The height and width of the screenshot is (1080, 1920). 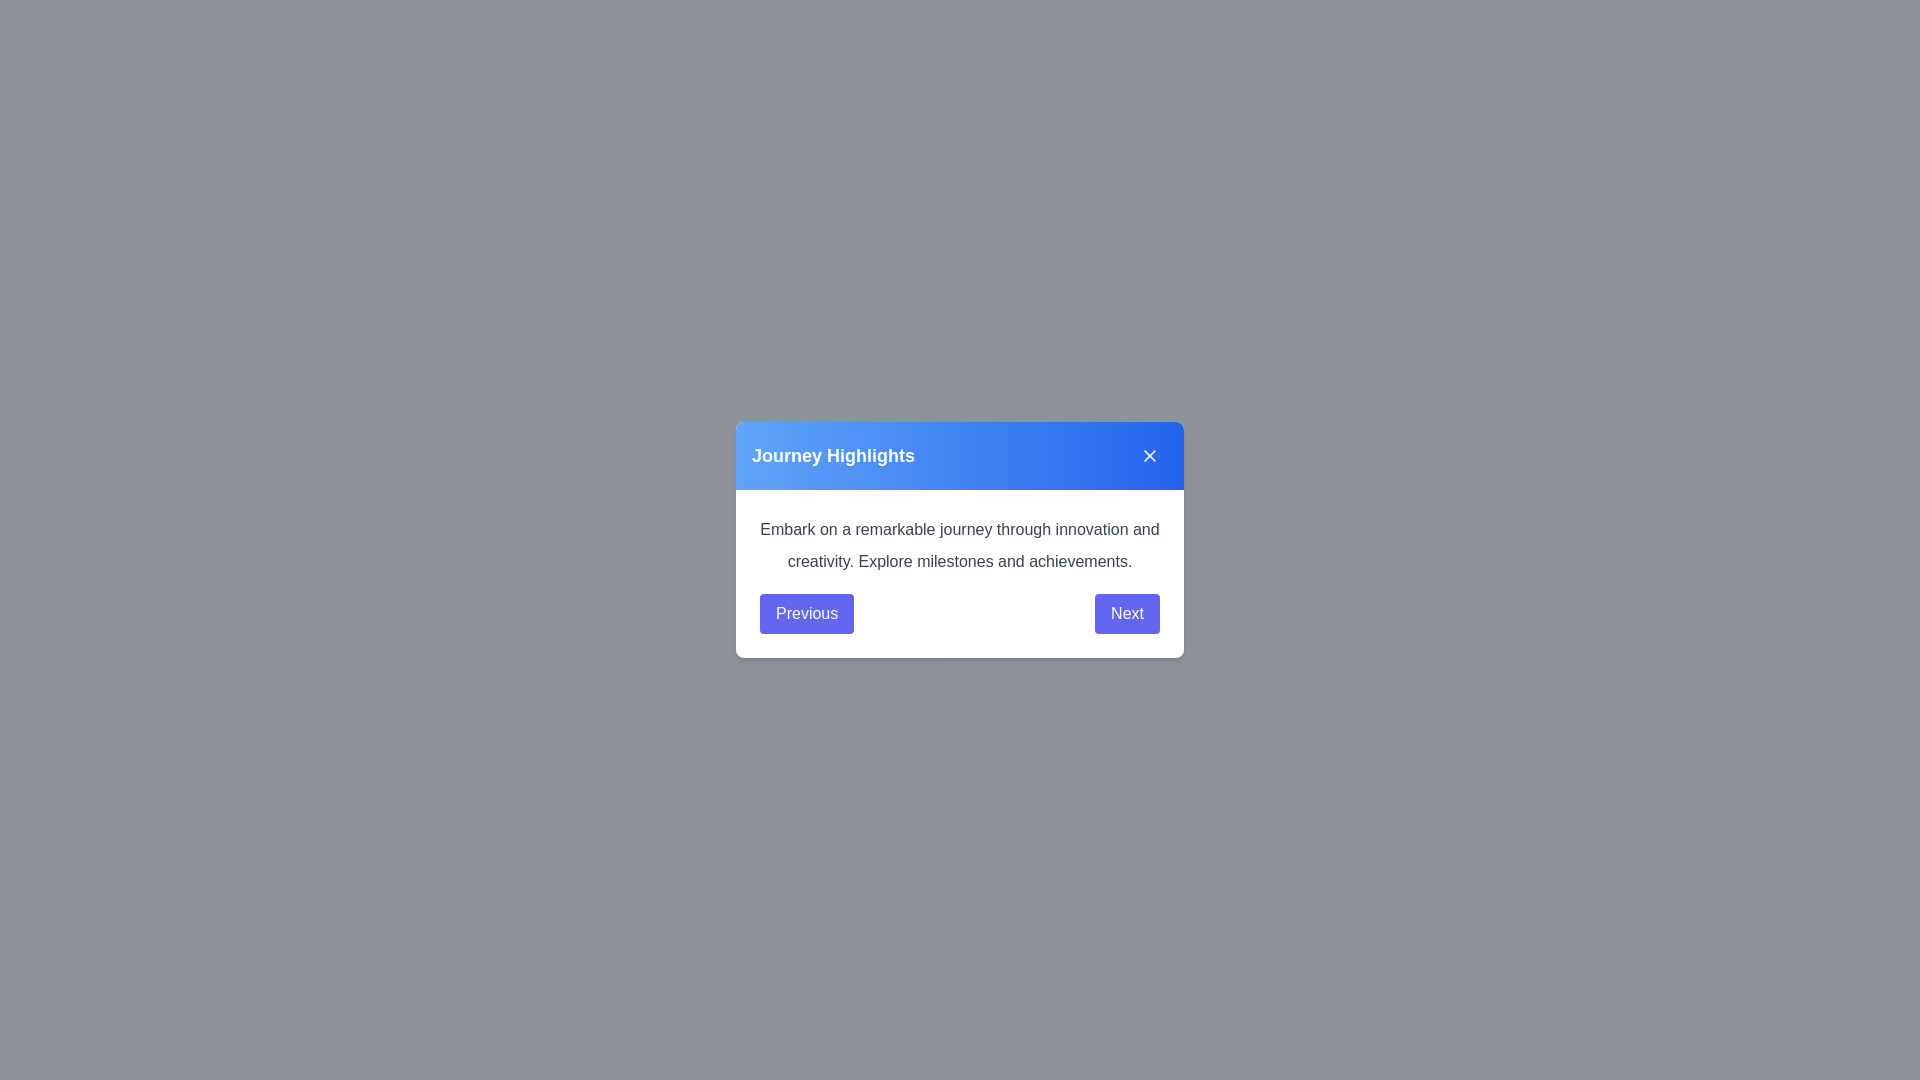 What do you see at coordinates (960, 546) in the screenshot?
I see `informational text block styled with a gray font, located in the central part of the modal interface, directly below its header, and above the buttons labeled 'Previous' and 'Next'` at bounding box center [960, 546].